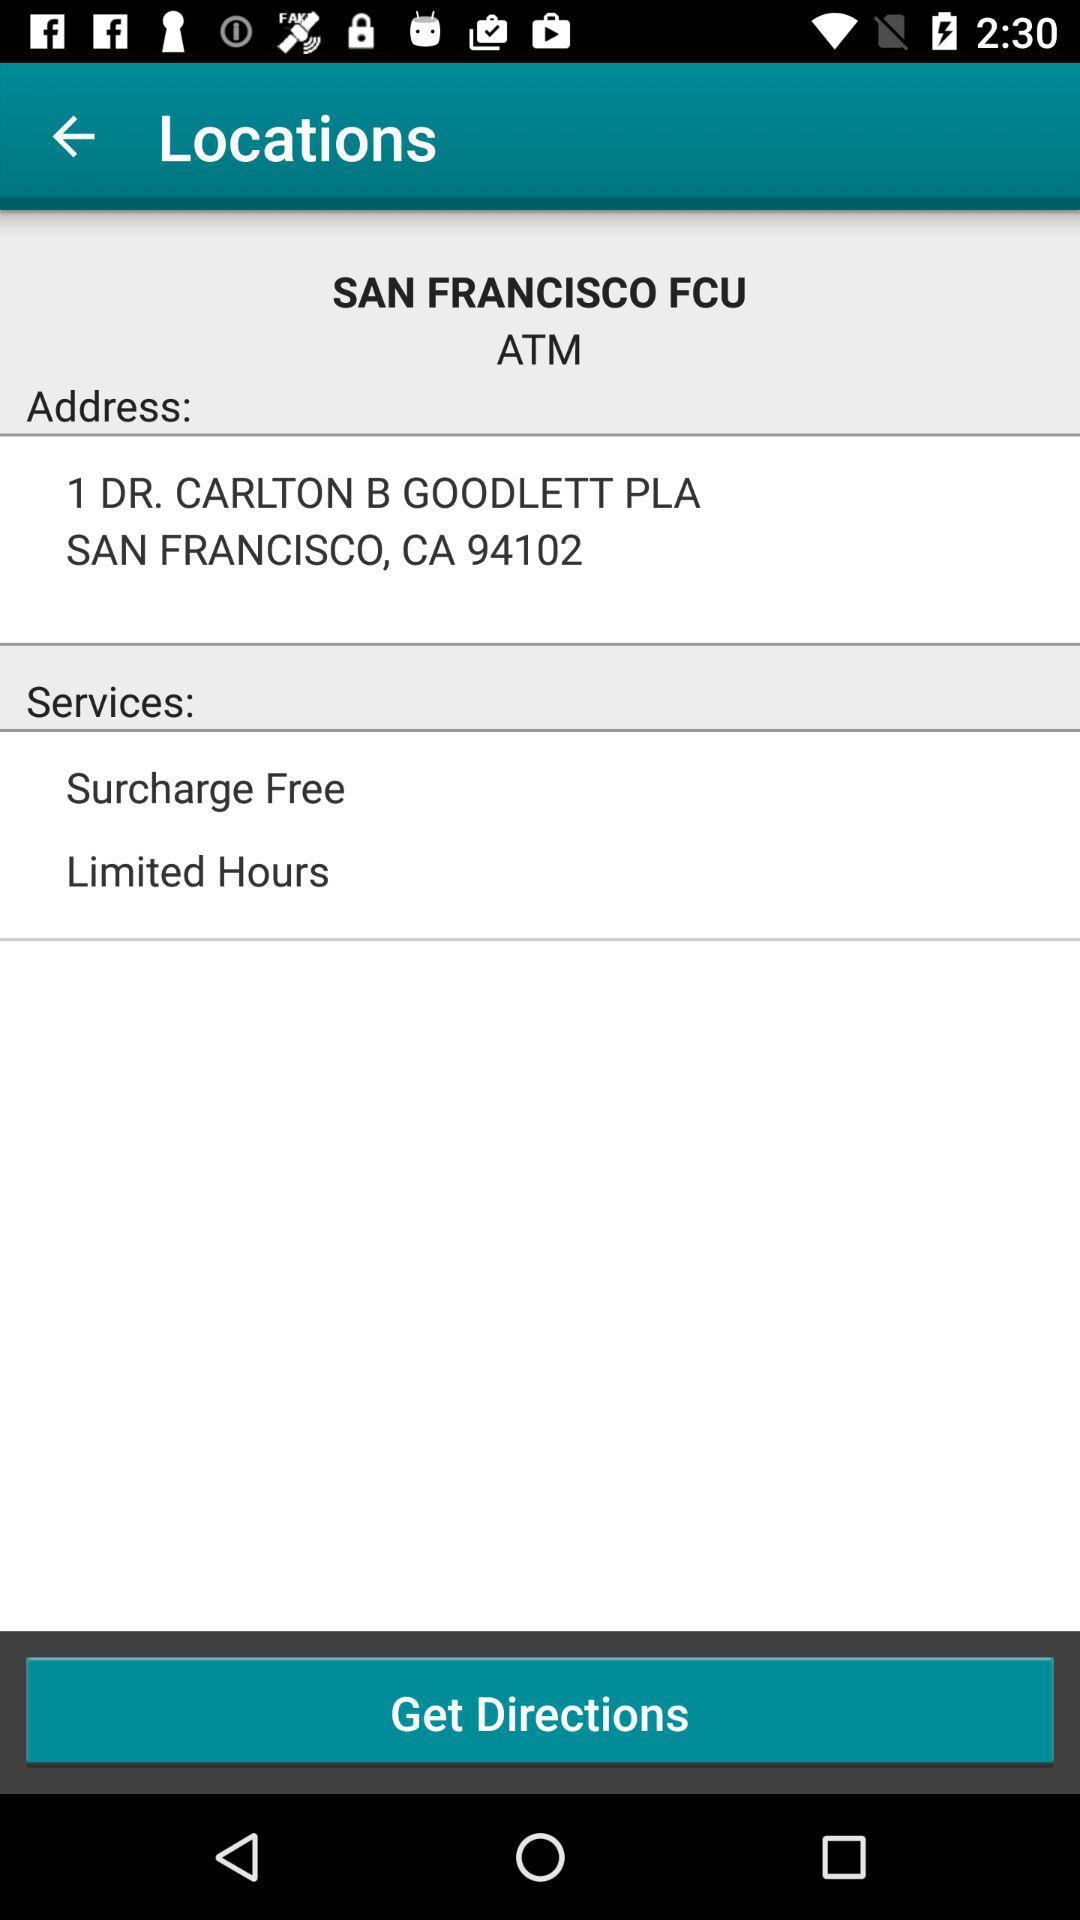  I want to click on the get directions icon, so click(540, 1711).